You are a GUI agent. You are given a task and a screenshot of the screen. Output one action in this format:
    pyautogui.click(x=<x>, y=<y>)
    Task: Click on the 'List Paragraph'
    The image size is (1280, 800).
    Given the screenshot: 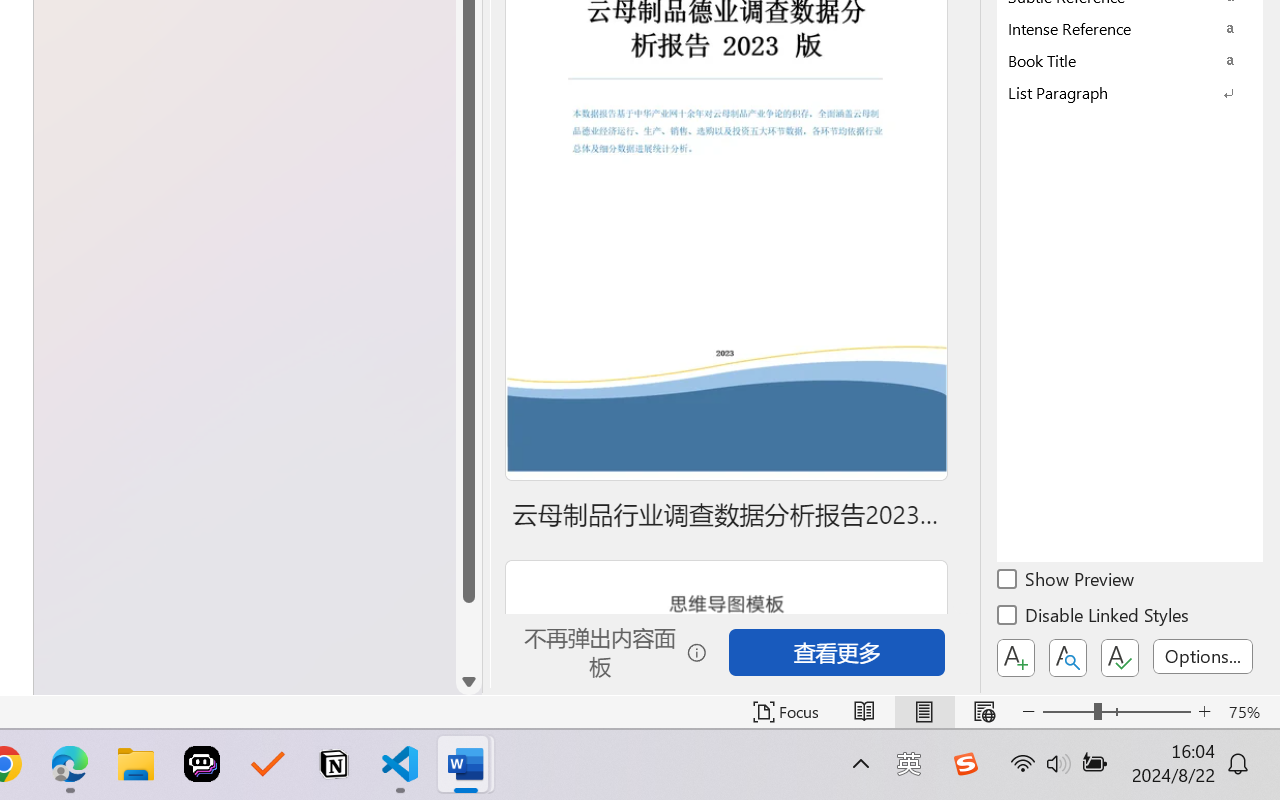 What is the action you would take?
    pyautogui.click(x=1130, y=92)
    